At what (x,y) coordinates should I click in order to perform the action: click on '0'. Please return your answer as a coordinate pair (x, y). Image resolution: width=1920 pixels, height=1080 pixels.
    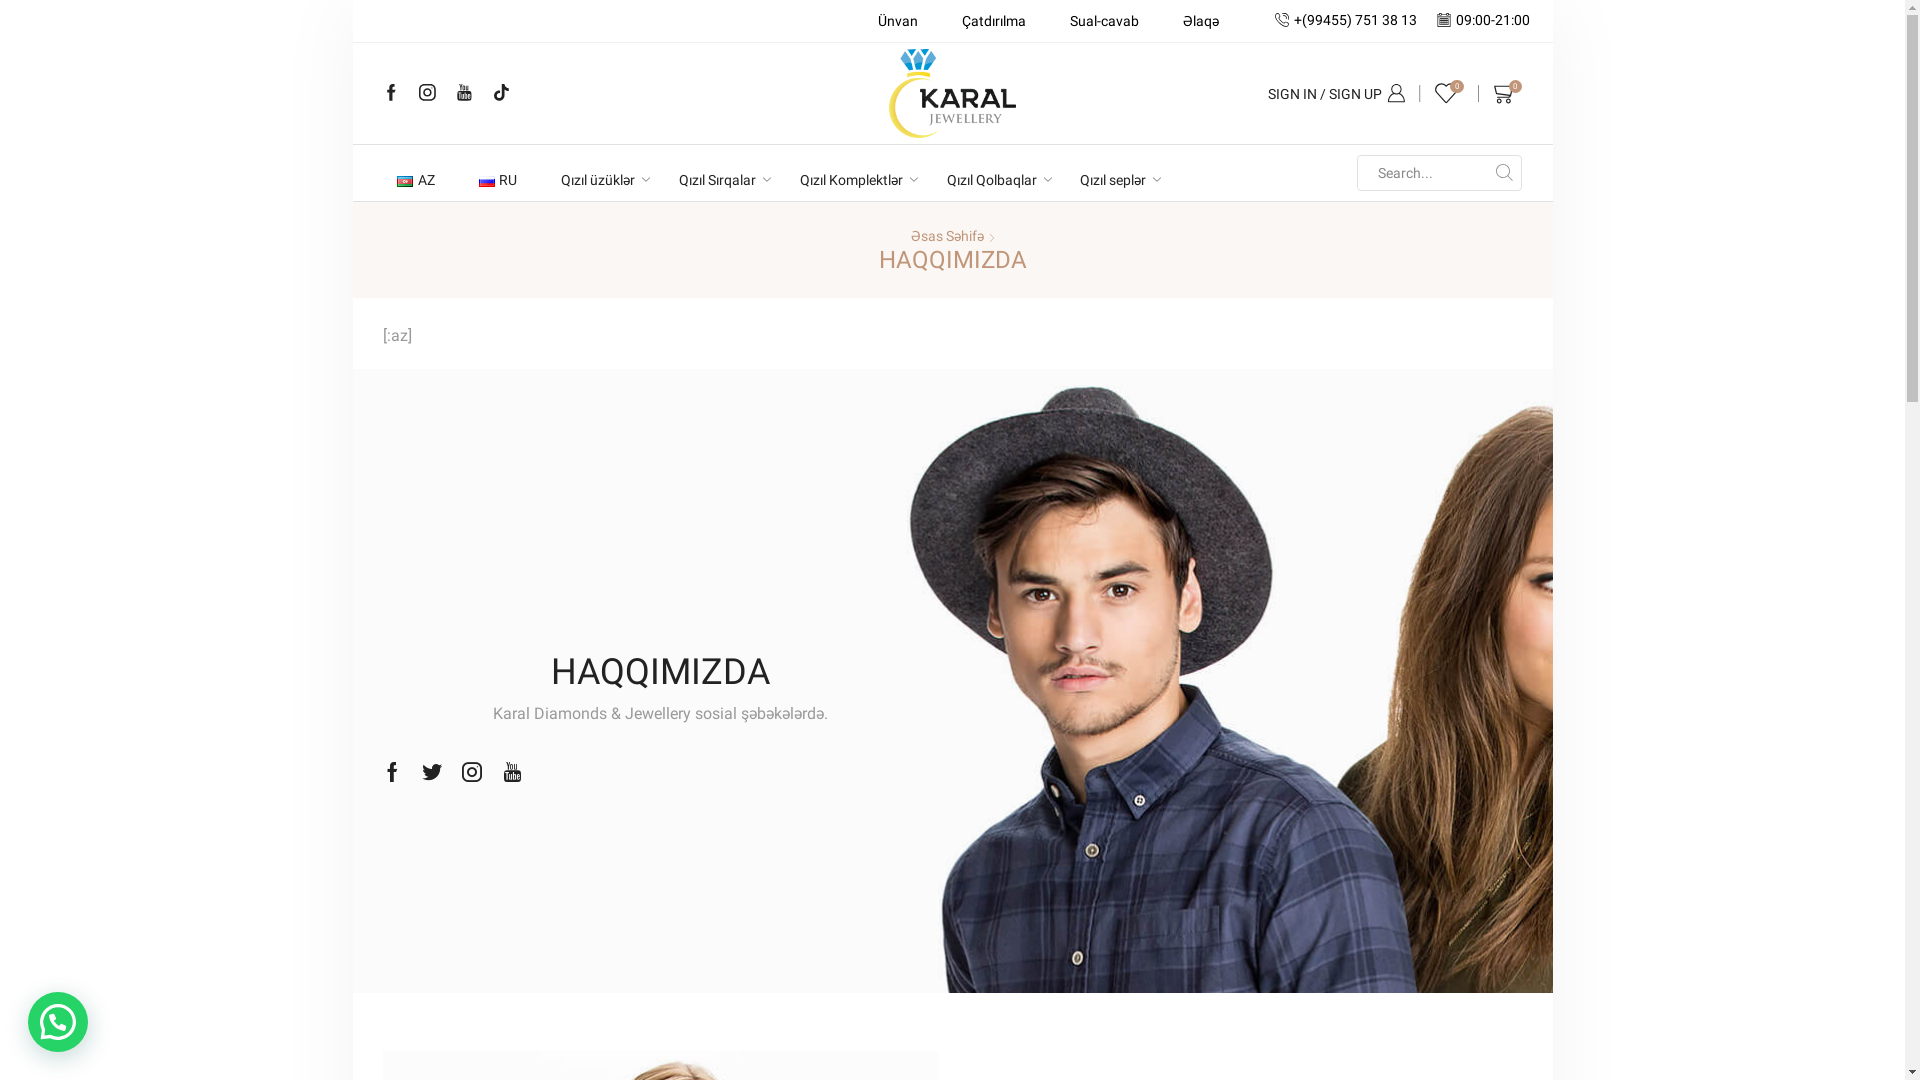
    Looking at the image, I should click on (1449, 92).